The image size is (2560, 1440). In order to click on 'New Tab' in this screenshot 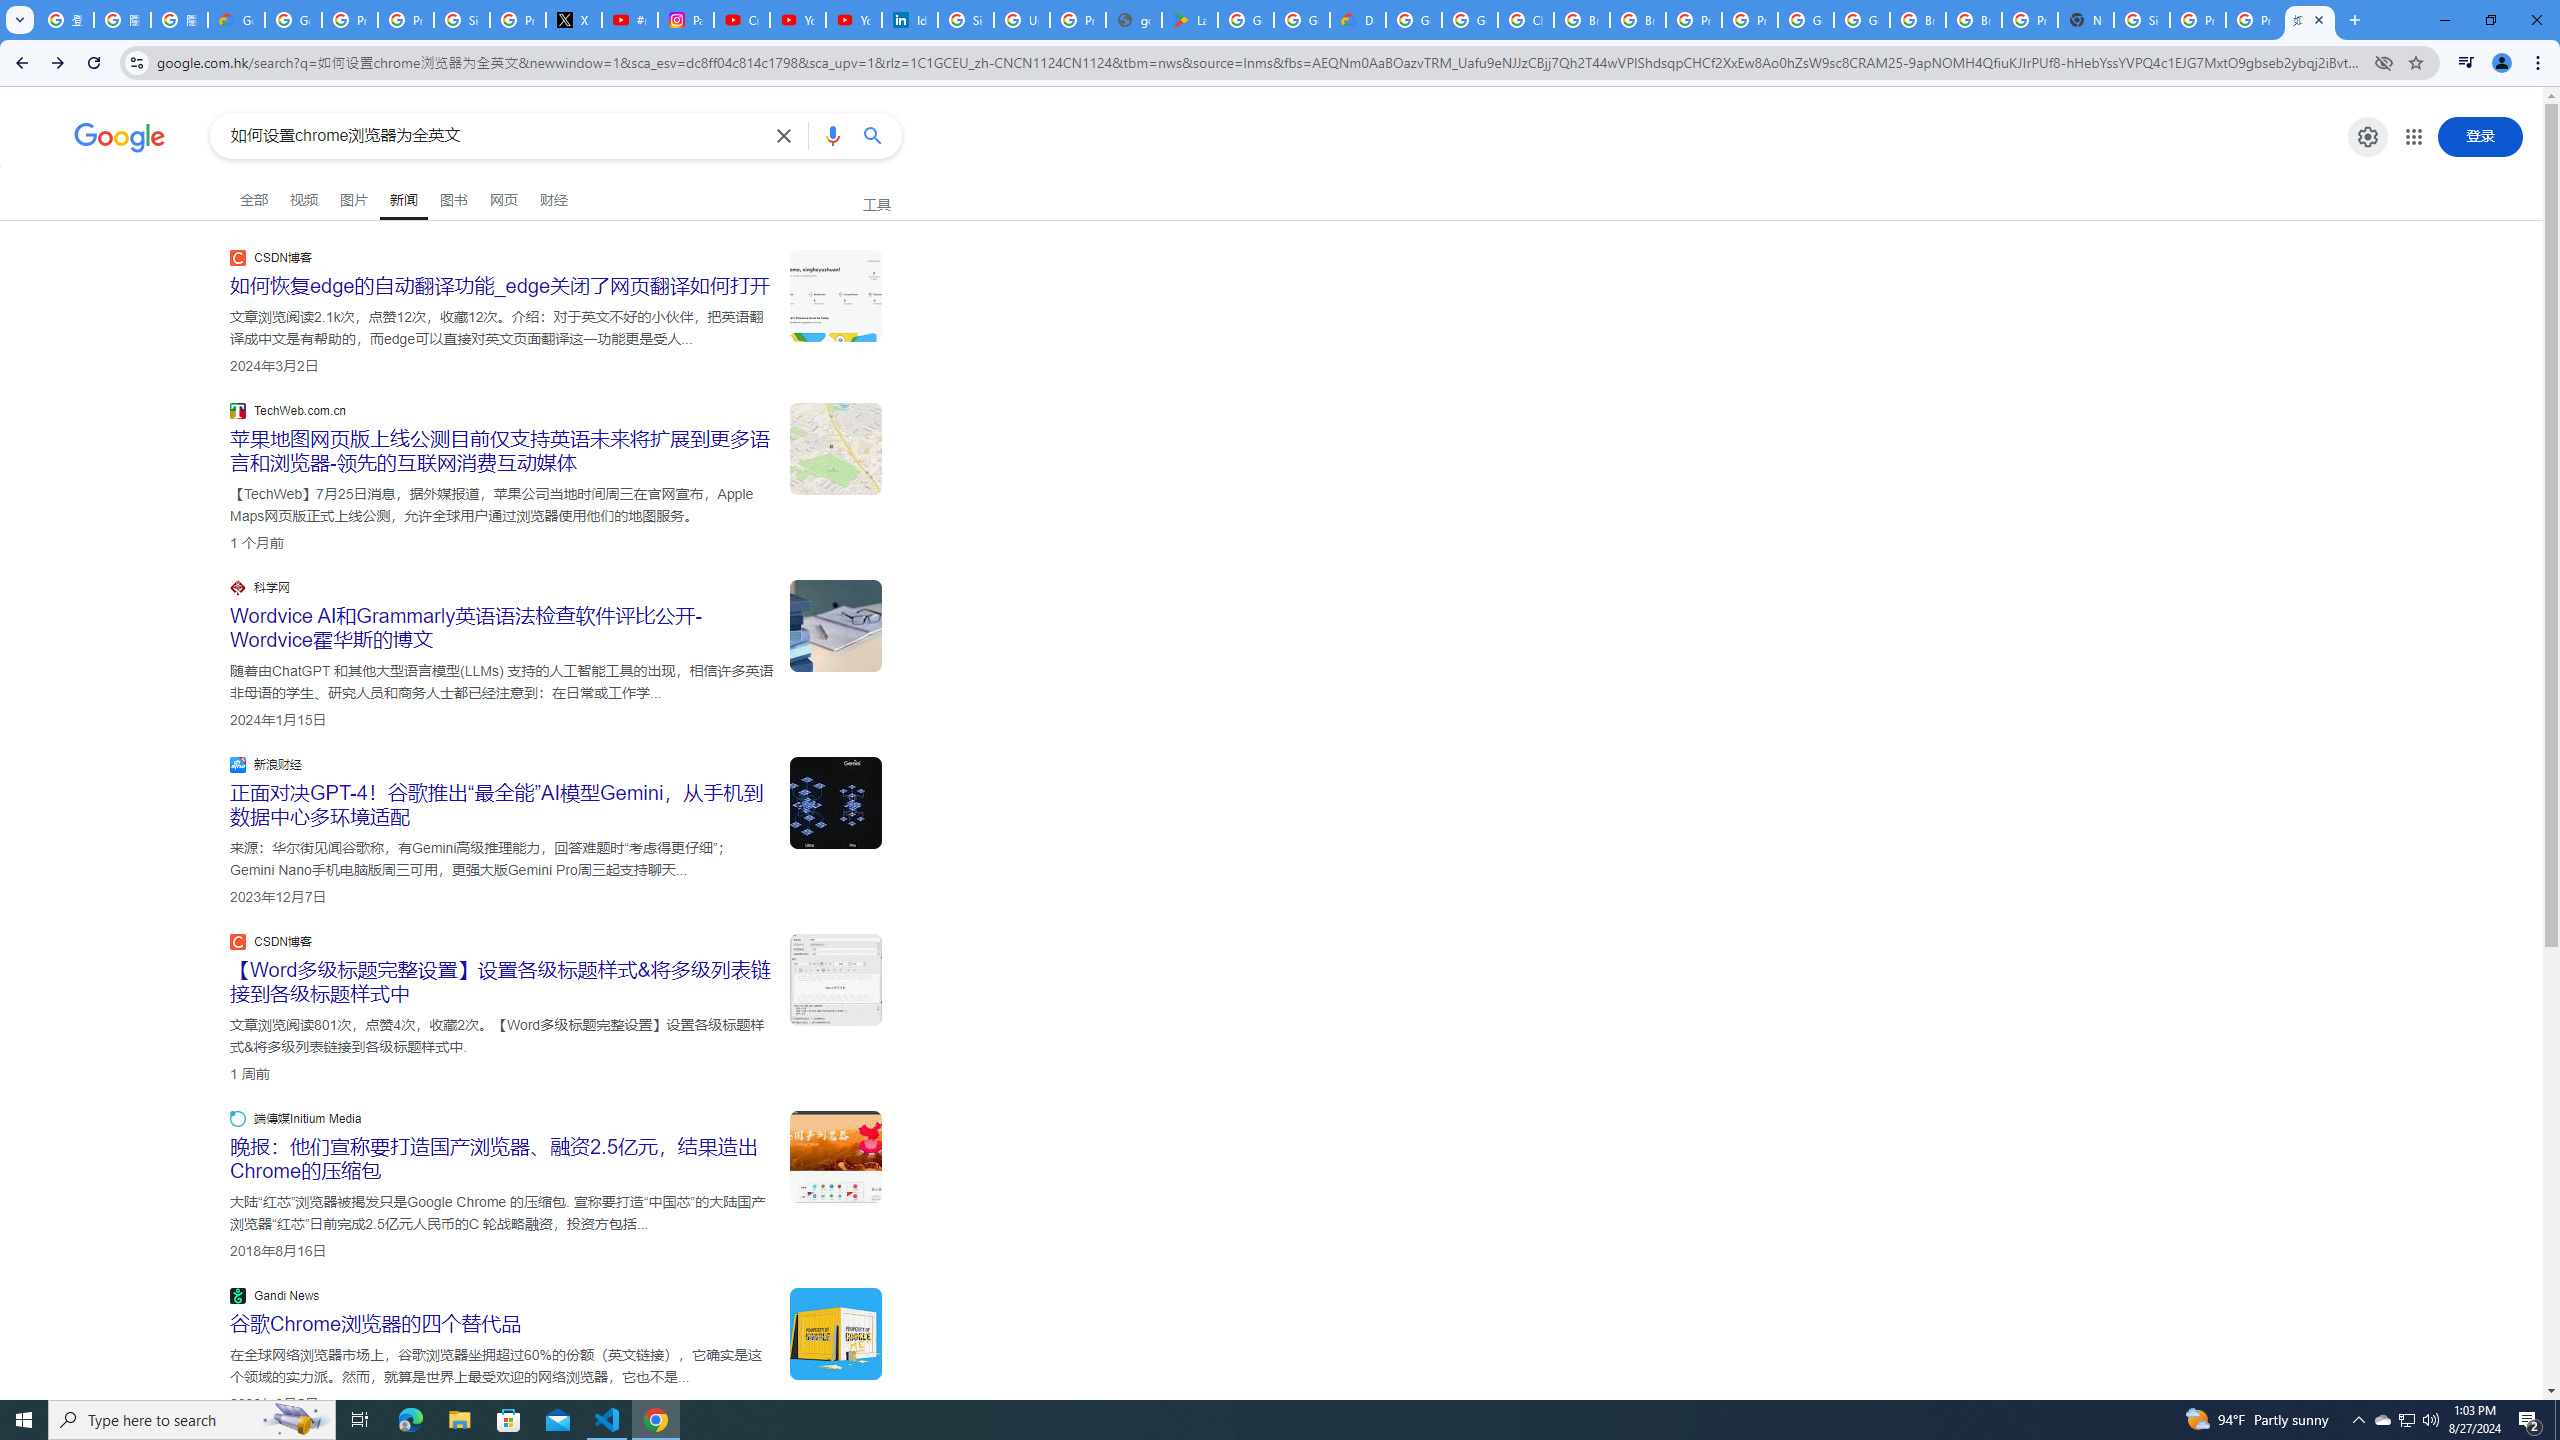, I will do `click(2084, 19)`.